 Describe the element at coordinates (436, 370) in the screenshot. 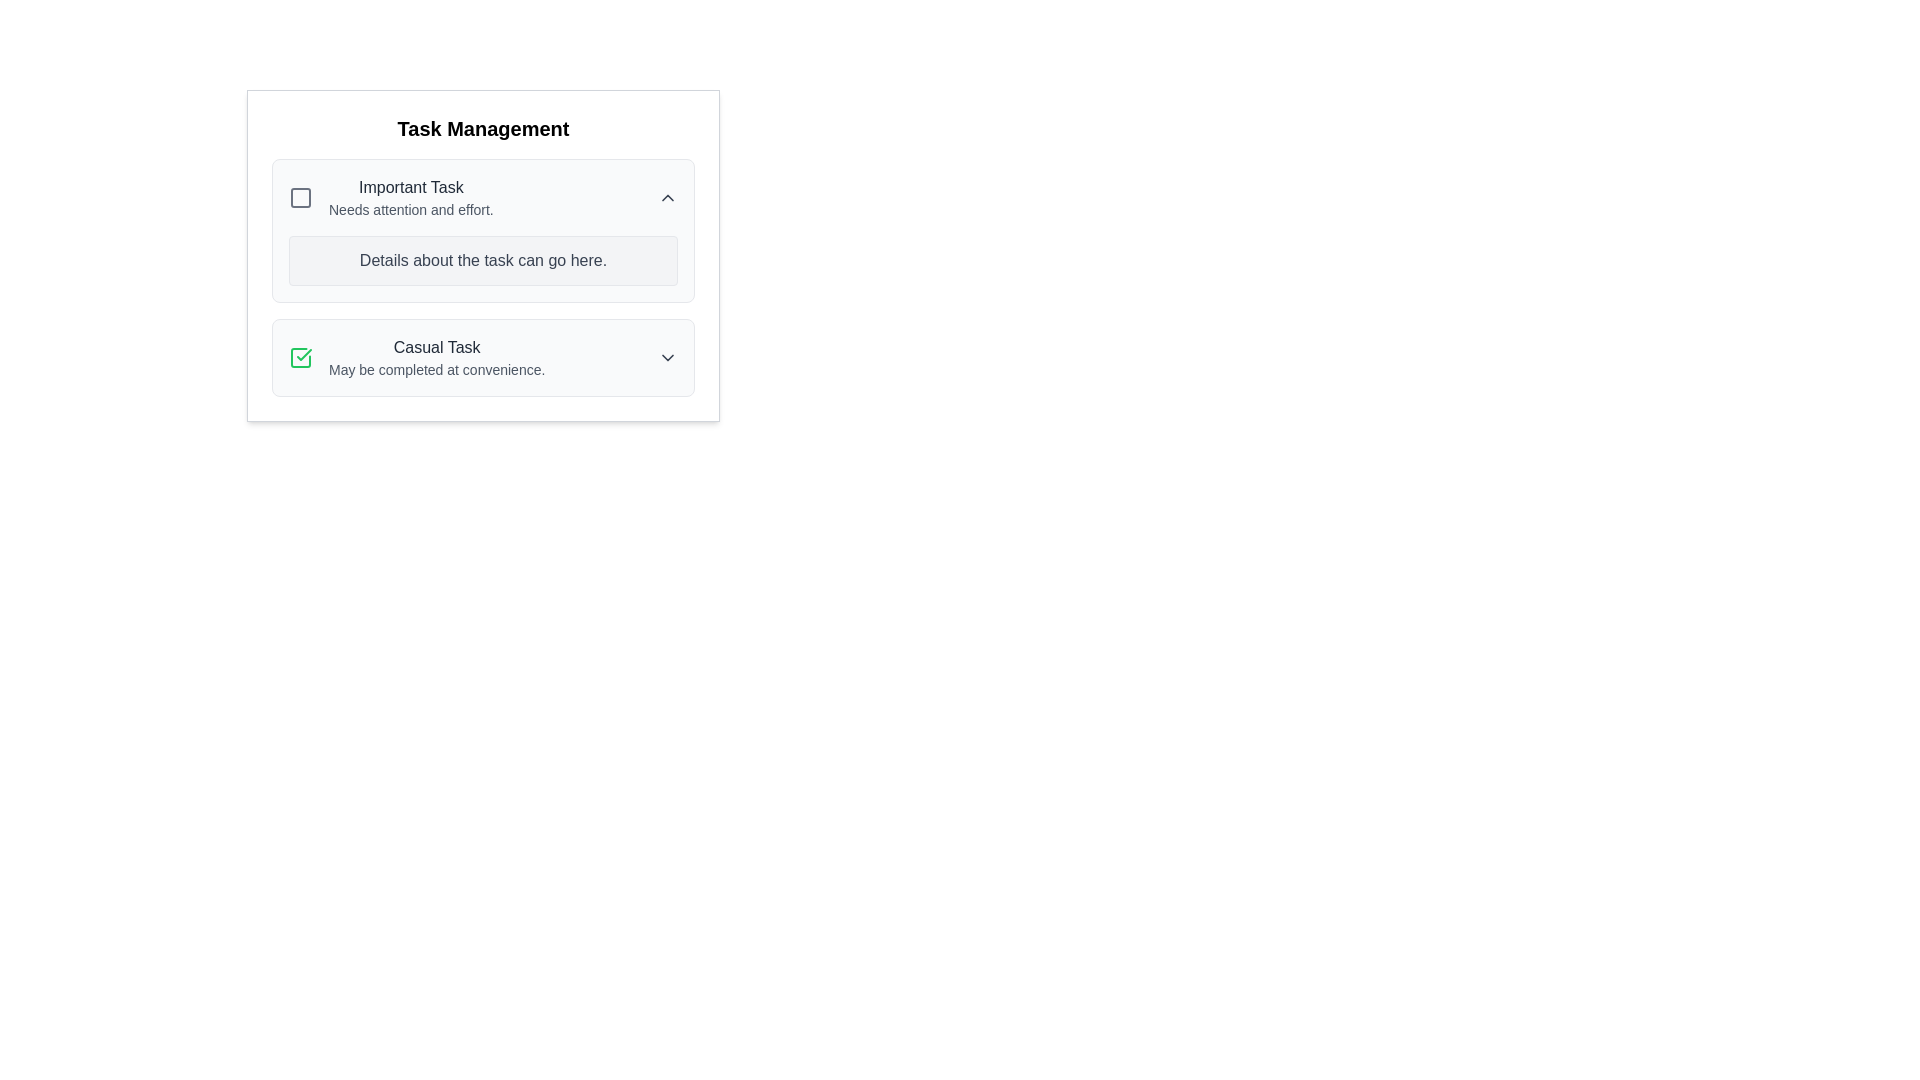

I see `text label stating 'May be completed at convenience.' which is styled in a small gray font and positioned below the 'Casual Task' label in the task management interface` at that location.